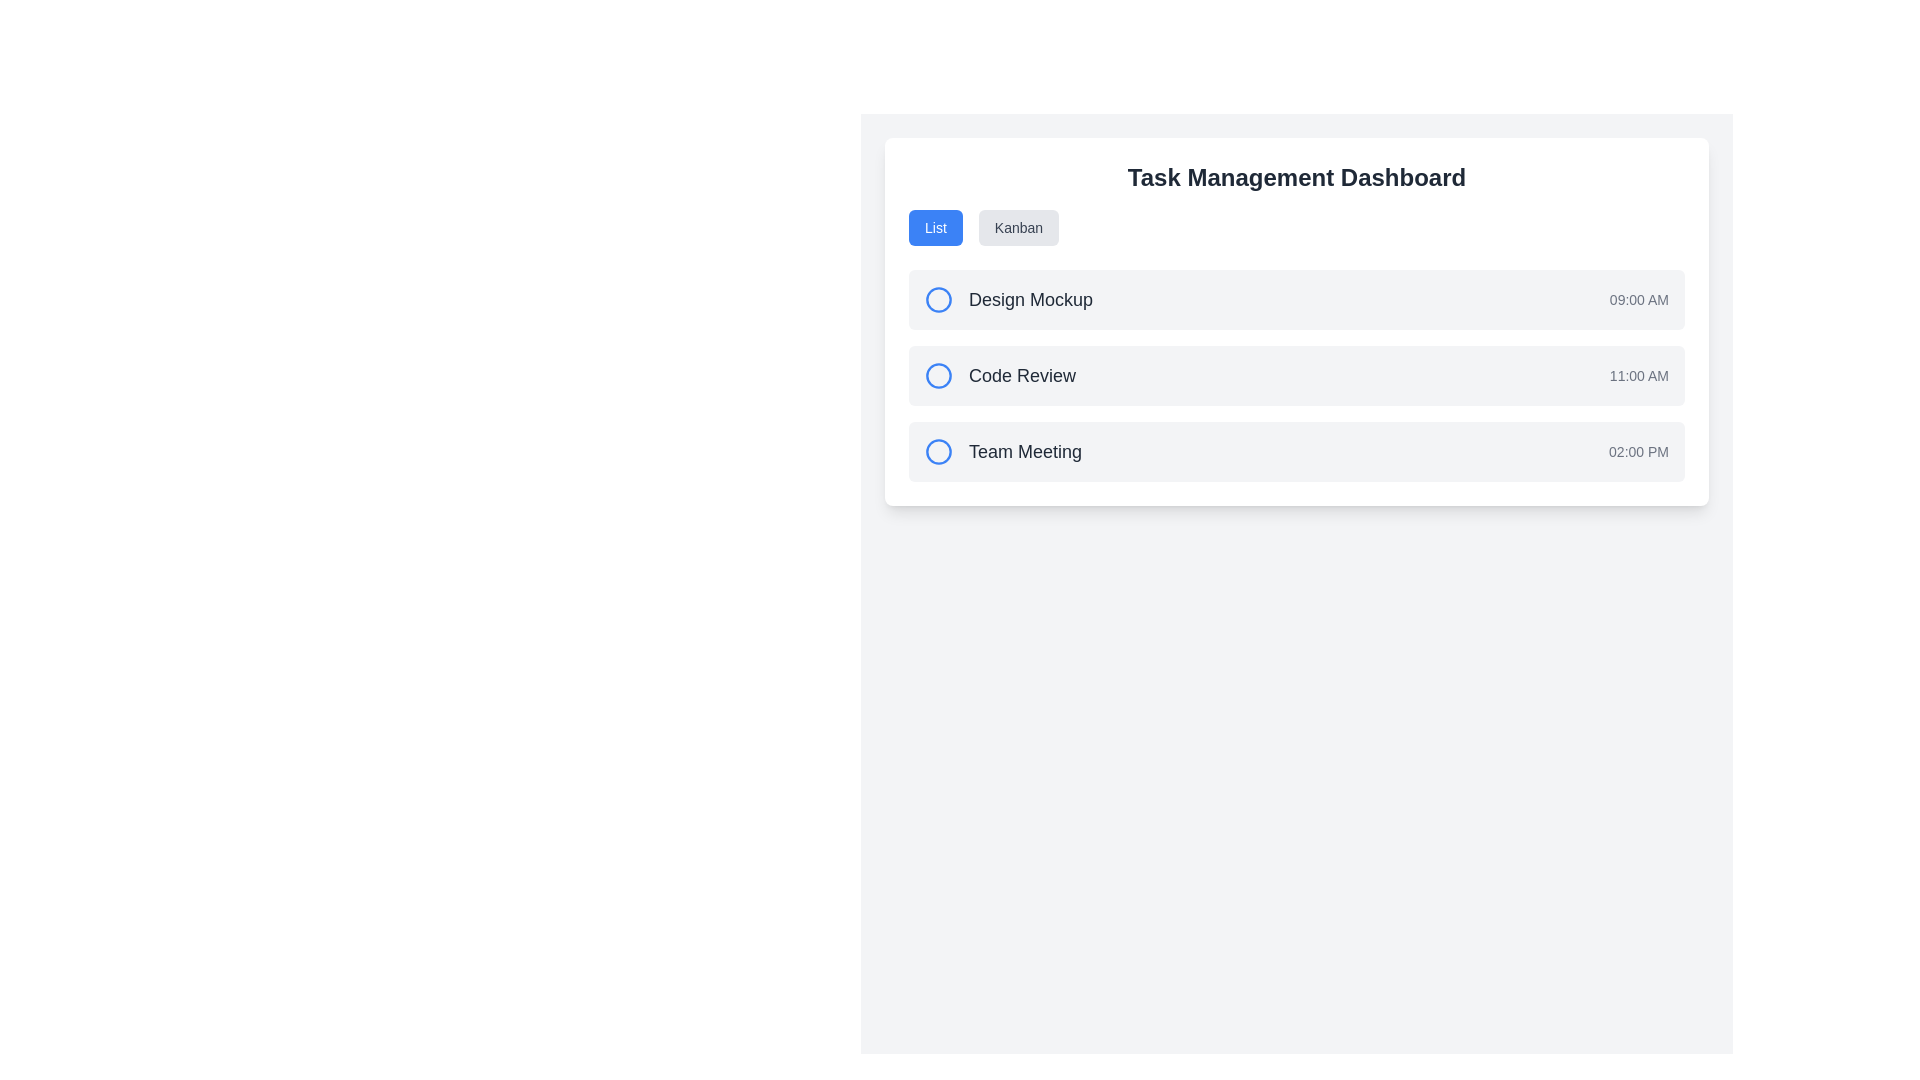  Describe the element at coordinates (1022, 375) in the screenshot. I see `the text label that provides the name or title for the second task item in a vertical stack of tasks, which is horizontally aligned with a circular status indicator on its left and a time label on its right` at that location.